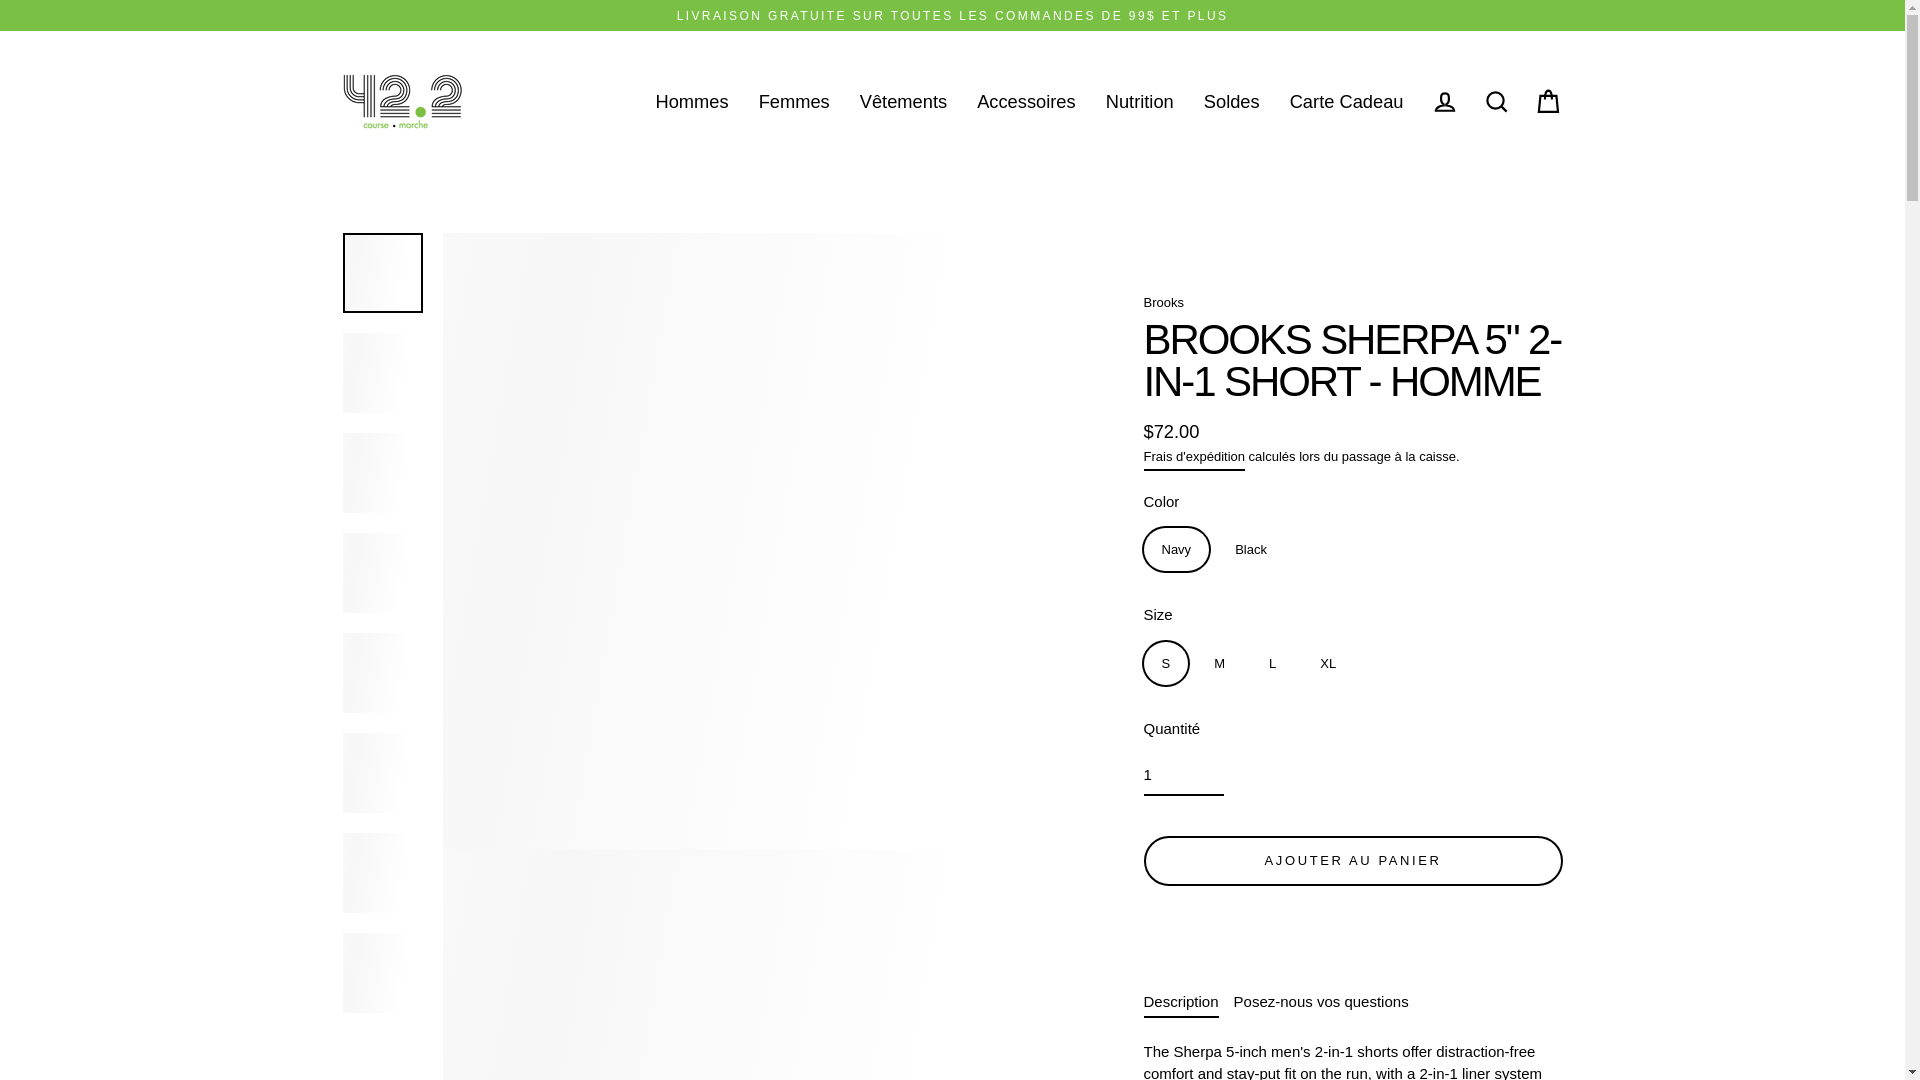 Image resolution: width=1920 pixels, height=1080 pixels. I want to click on 'Rechercher', so click(1496, 101).